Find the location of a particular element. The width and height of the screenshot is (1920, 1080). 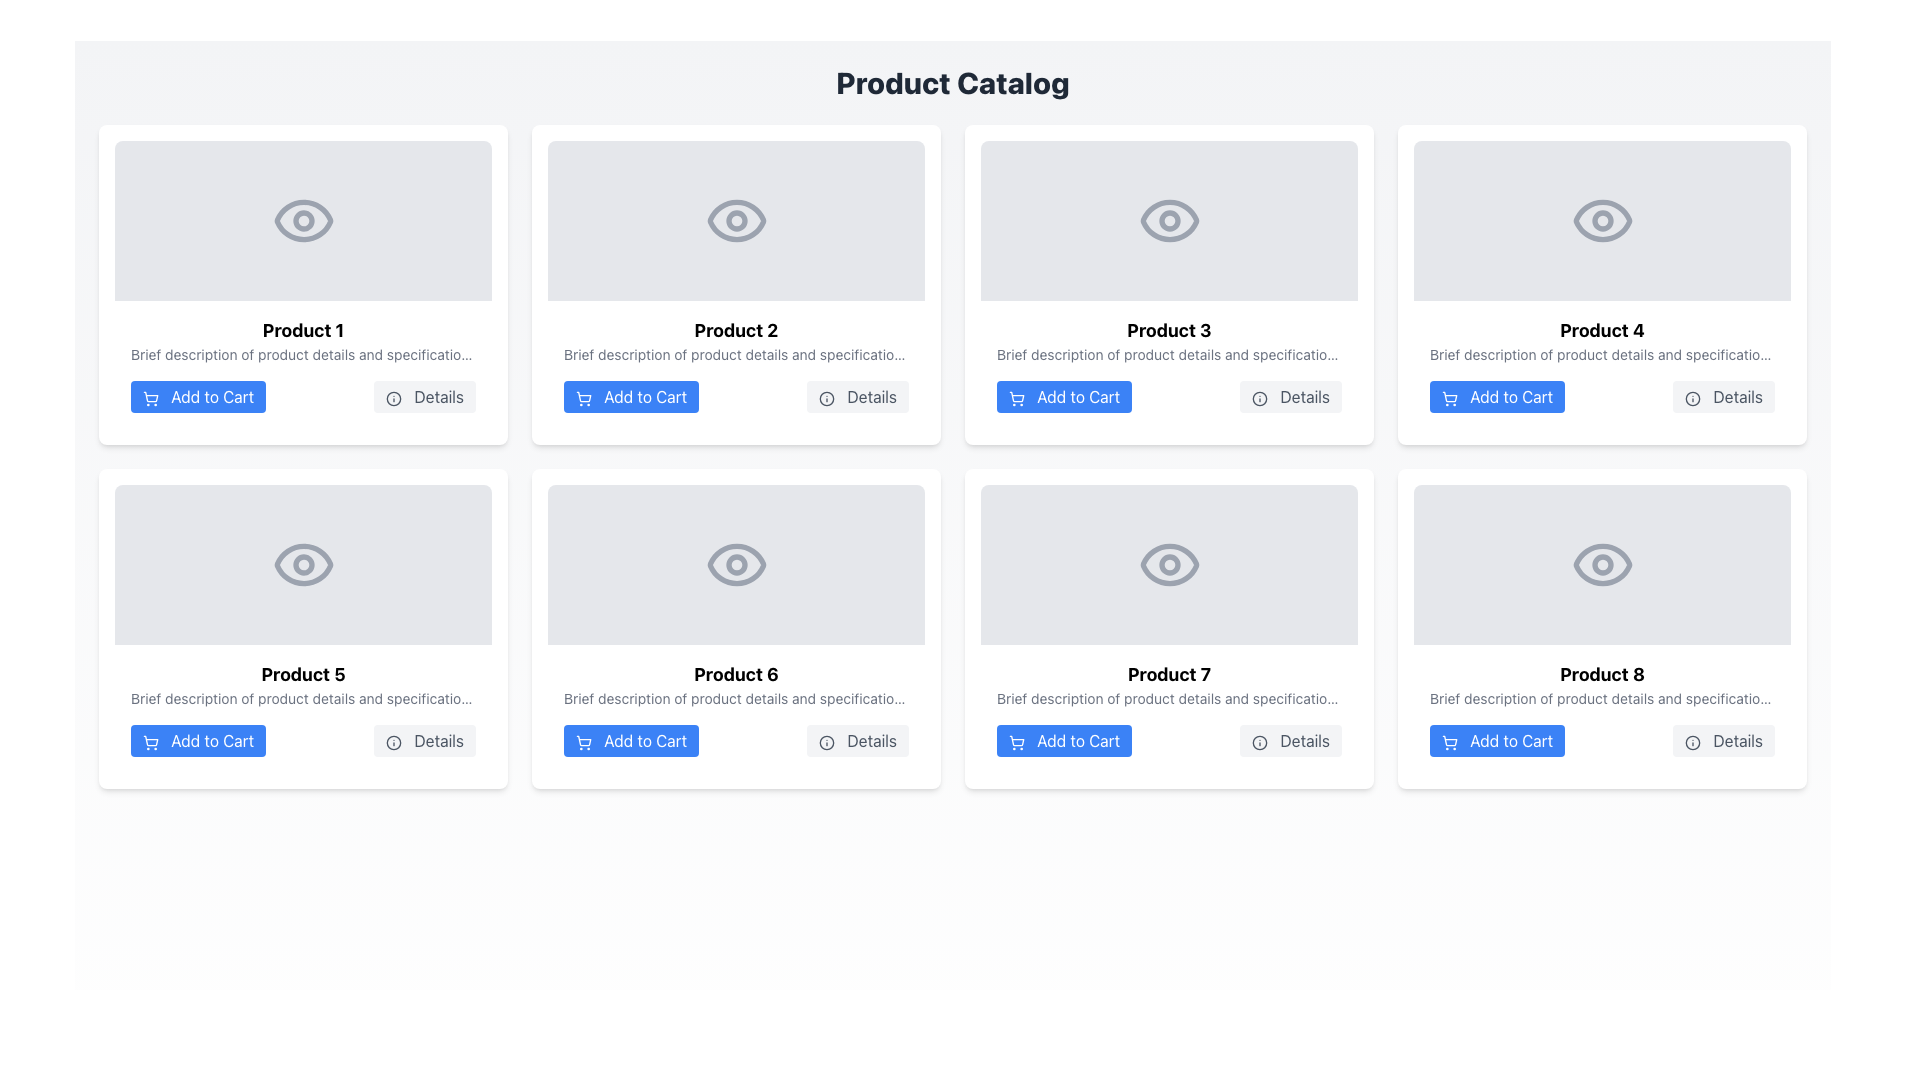

the title text 'Product 1' located at the upper section of the product card is located at coordinates (302, 330).